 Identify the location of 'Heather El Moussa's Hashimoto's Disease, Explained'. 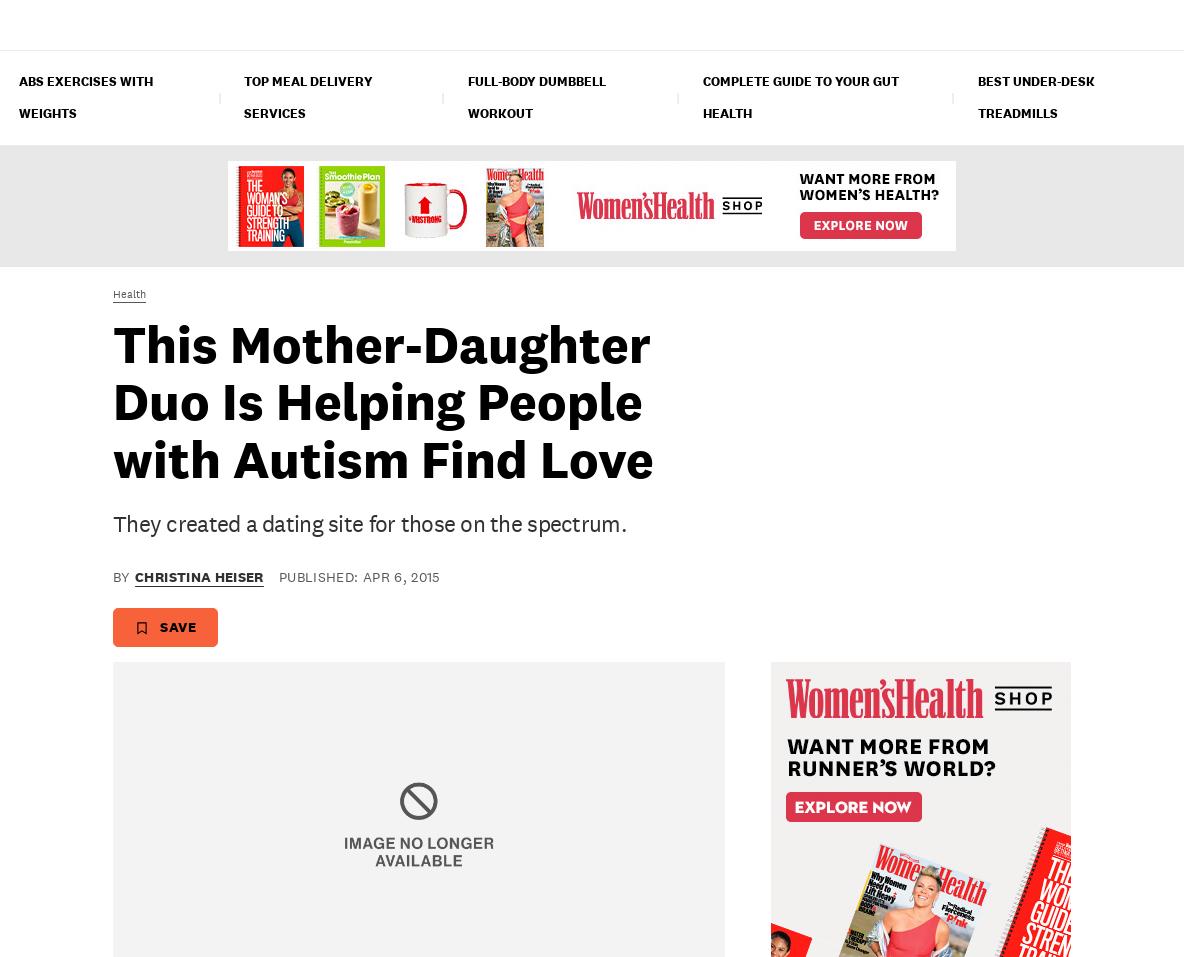
(39, 509).